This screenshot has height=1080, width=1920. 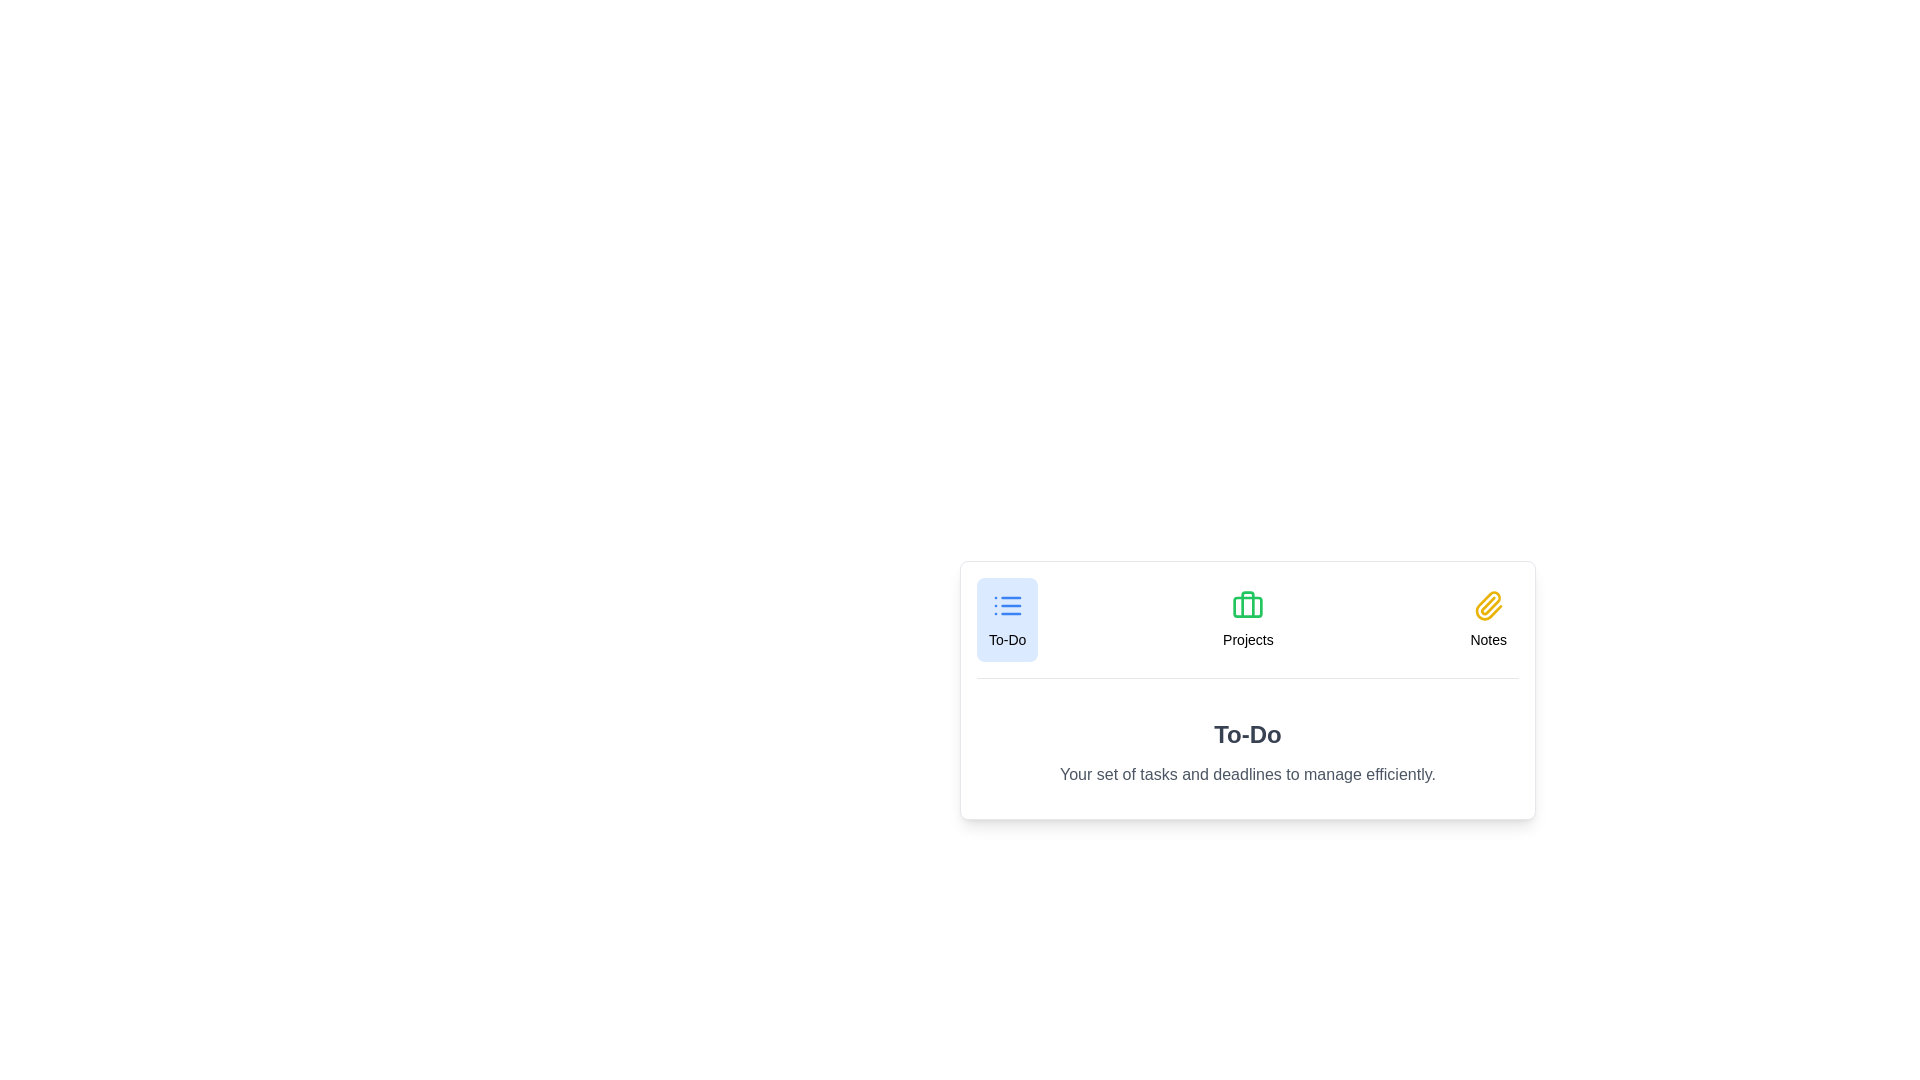 I want to click on the Notes tab by clicking on its button, so click(x=1488, y=619).